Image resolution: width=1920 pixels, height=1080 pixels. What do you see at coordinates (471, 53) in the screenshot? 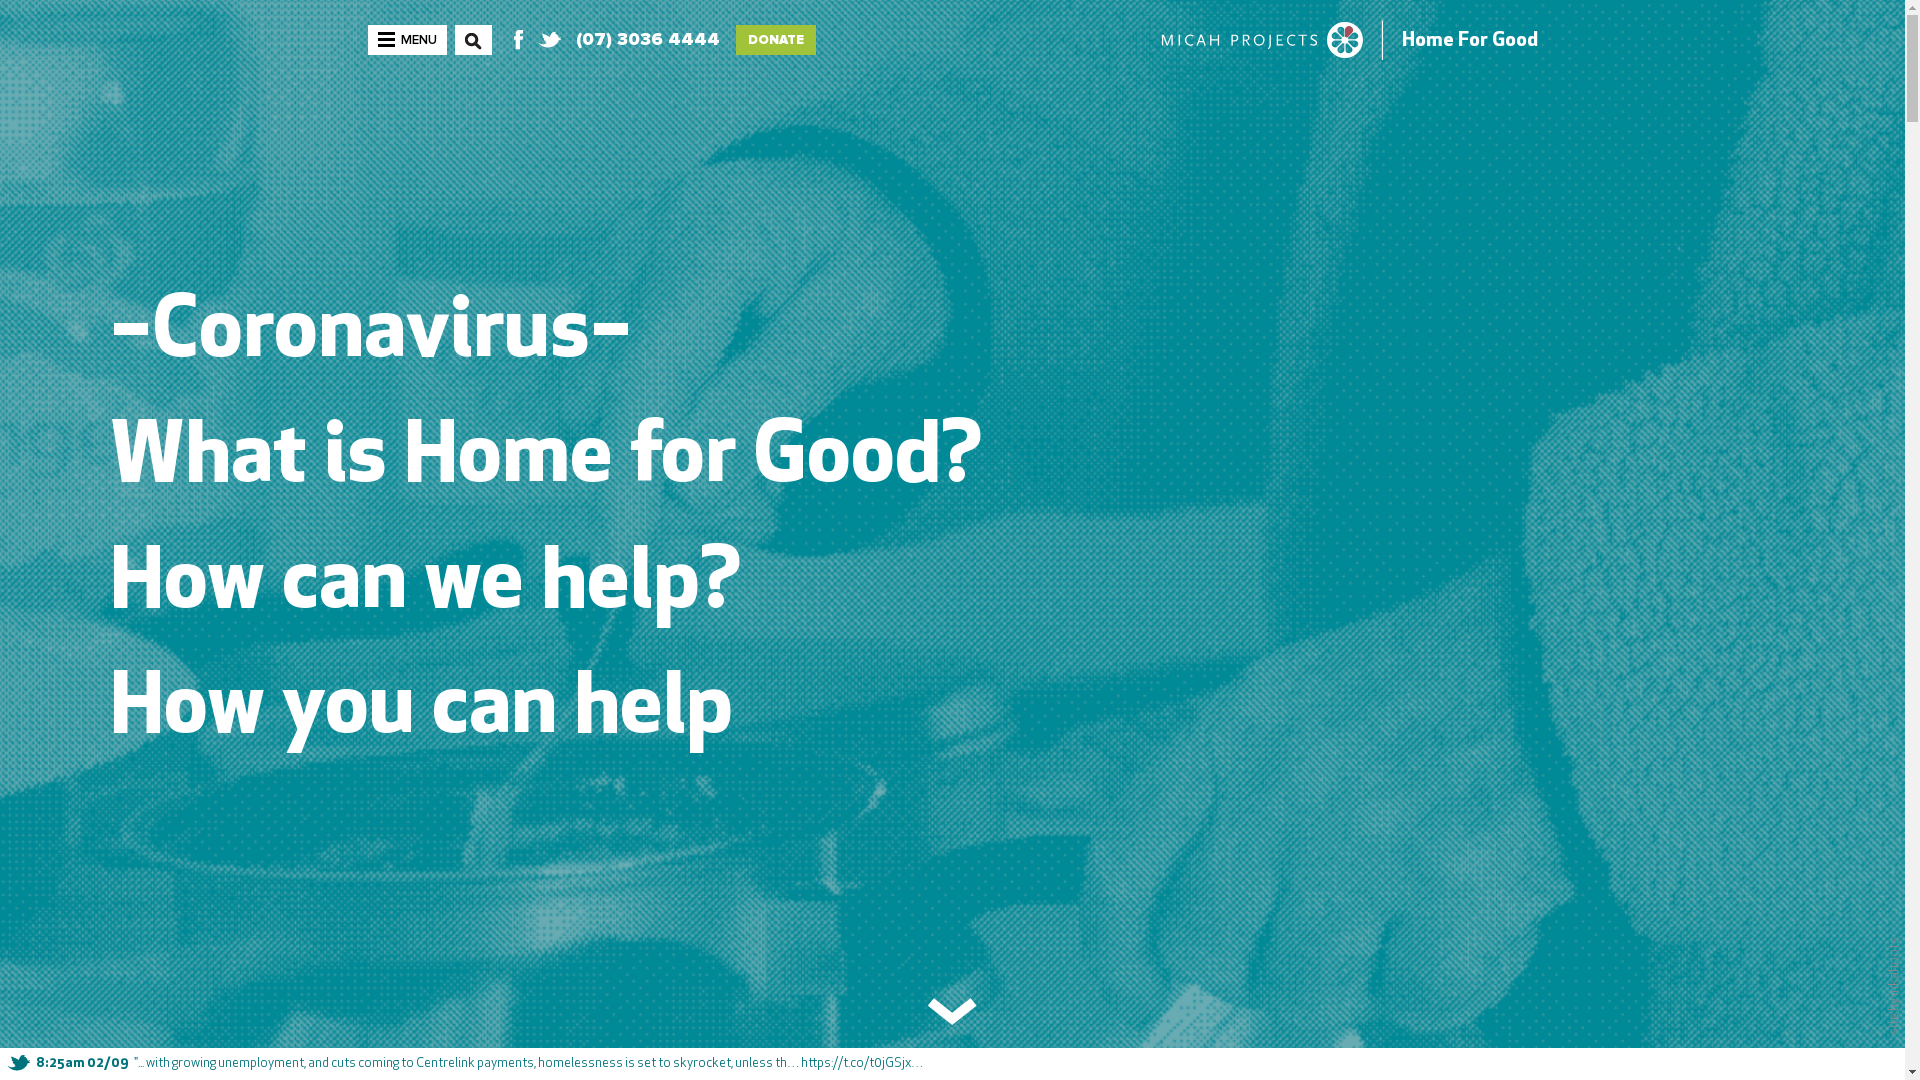
I see `'SEARCH'` at bounding box center [471, 53].